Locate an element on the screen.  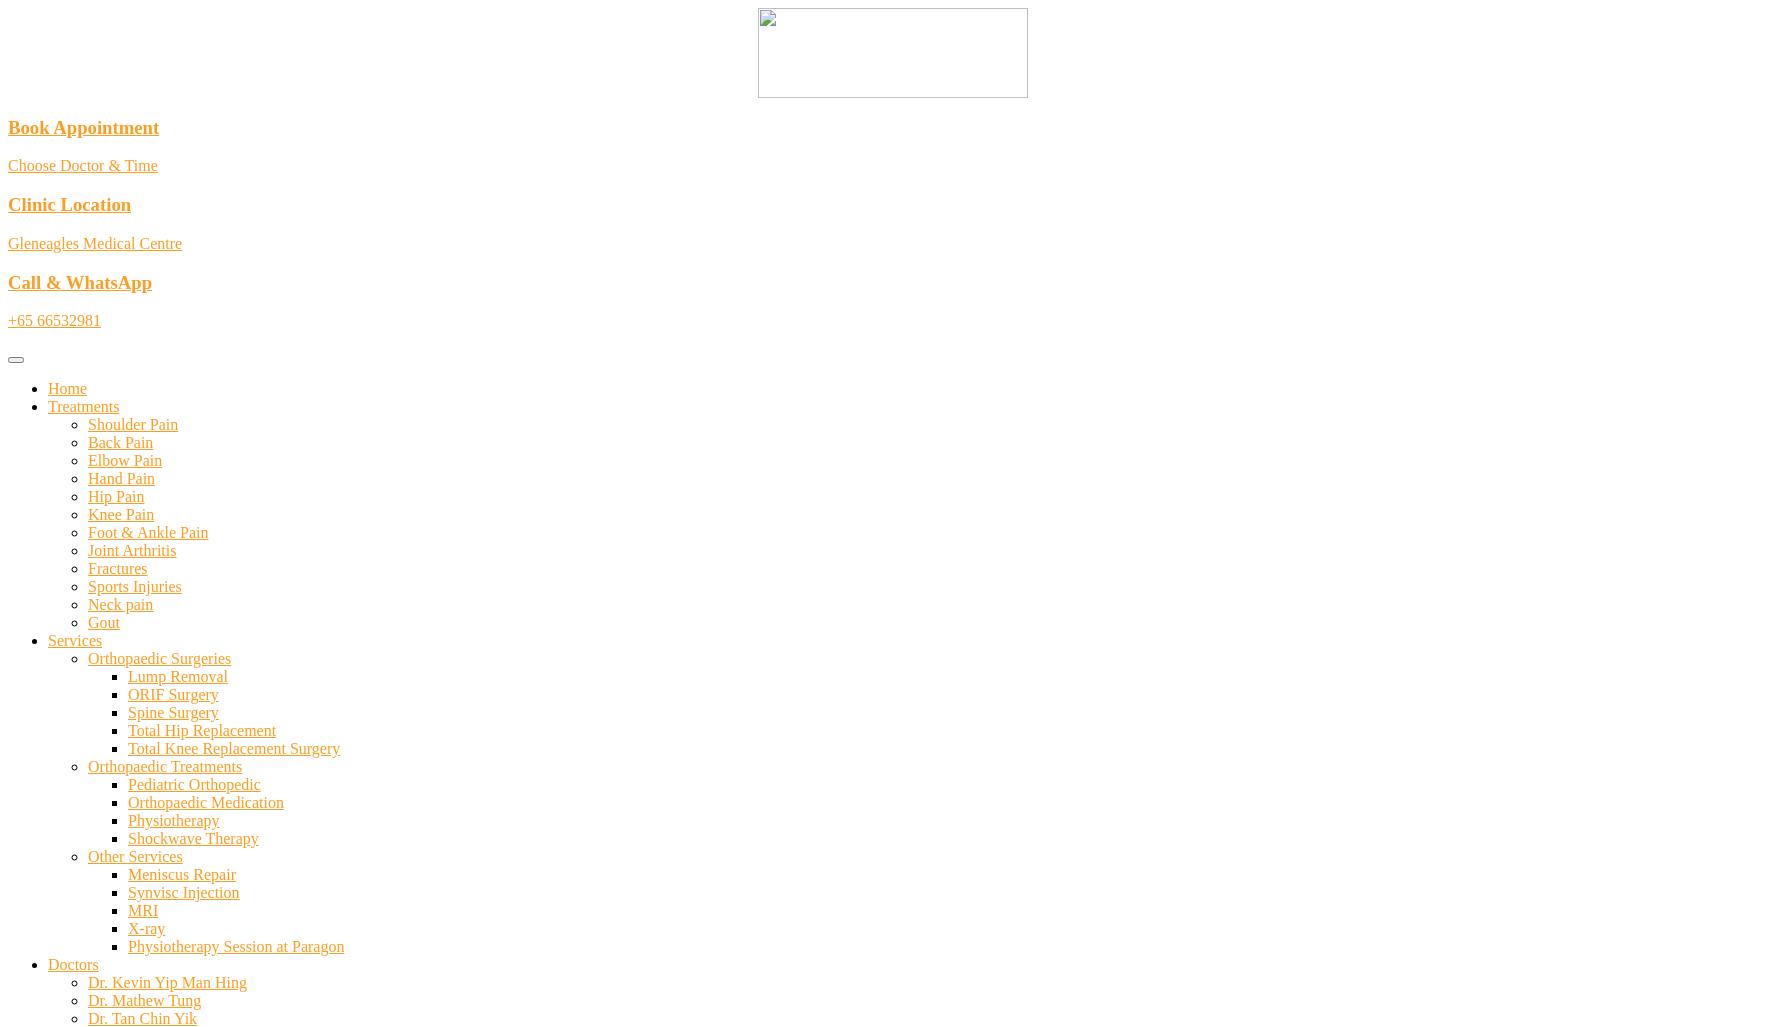
'+65 66532981' is located at coordinates (54, 319).